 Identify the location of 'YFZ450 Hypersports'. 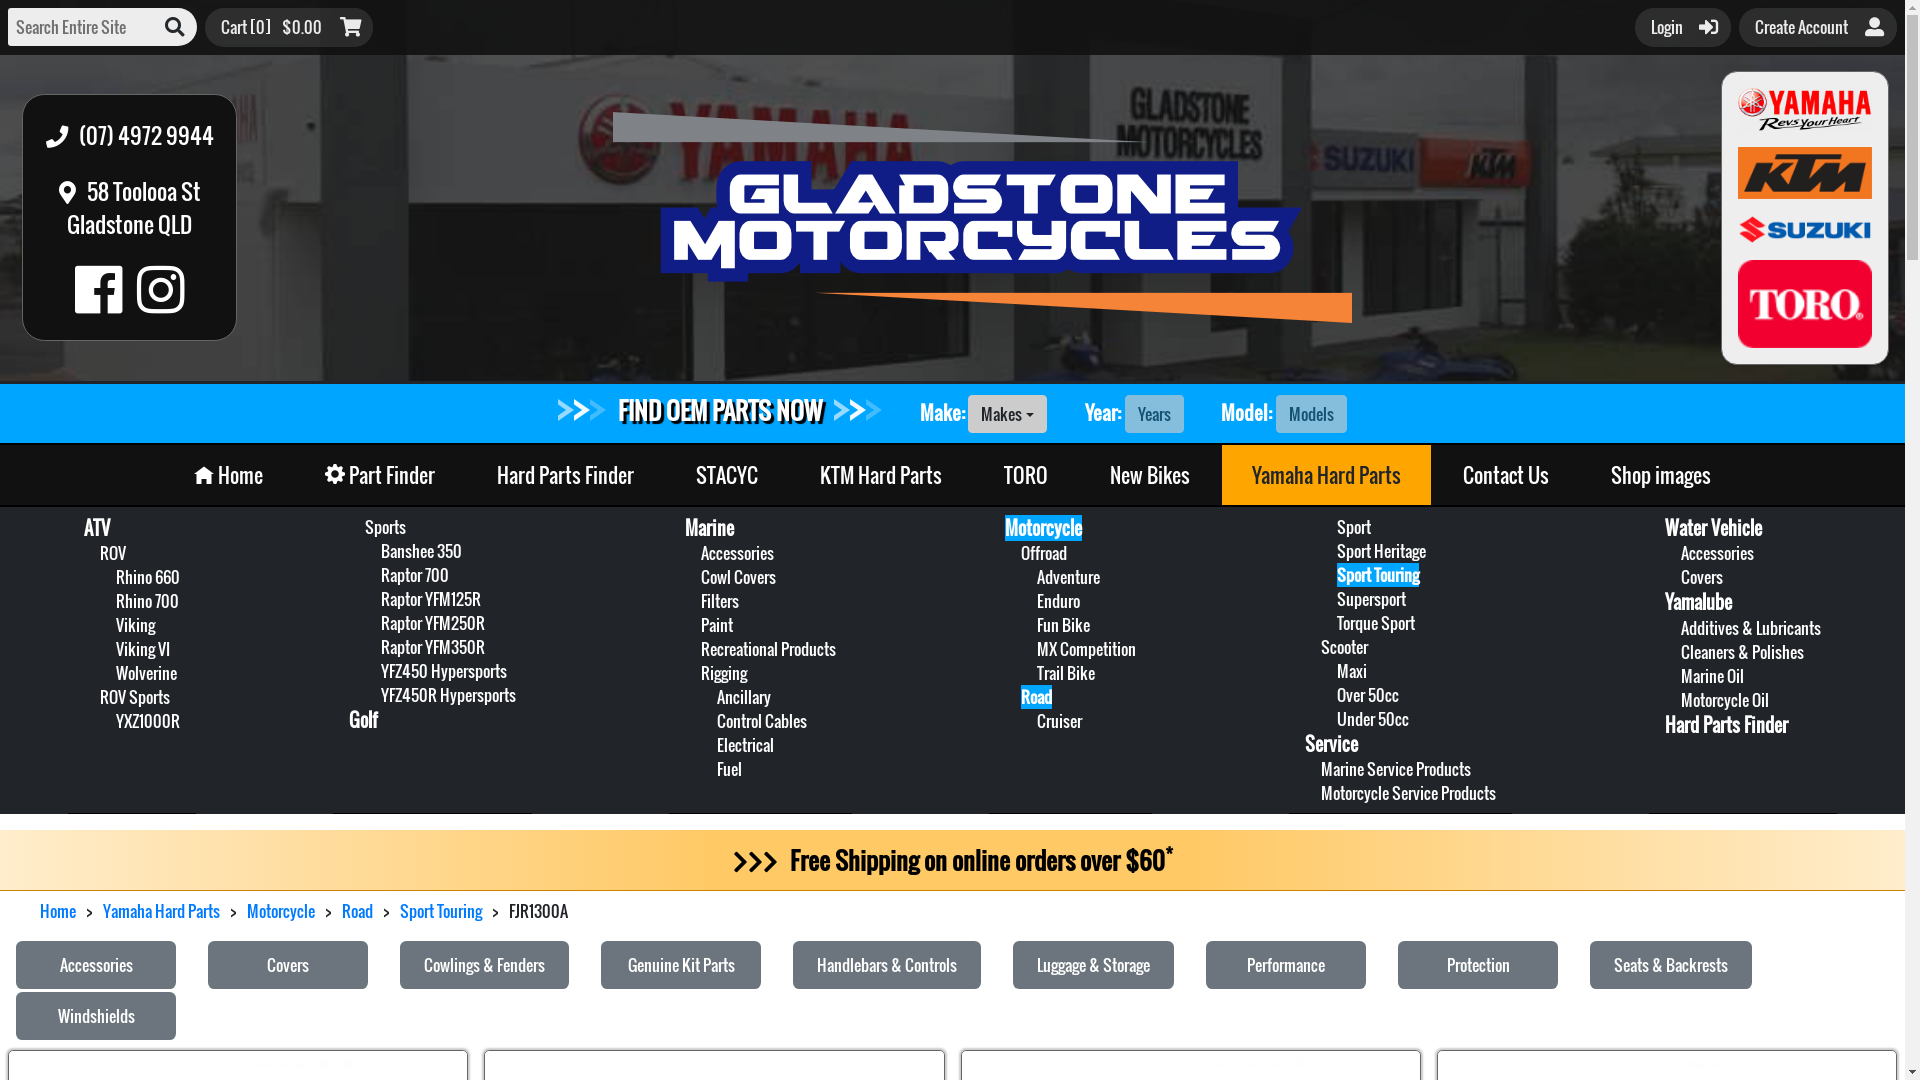
(442, 671).